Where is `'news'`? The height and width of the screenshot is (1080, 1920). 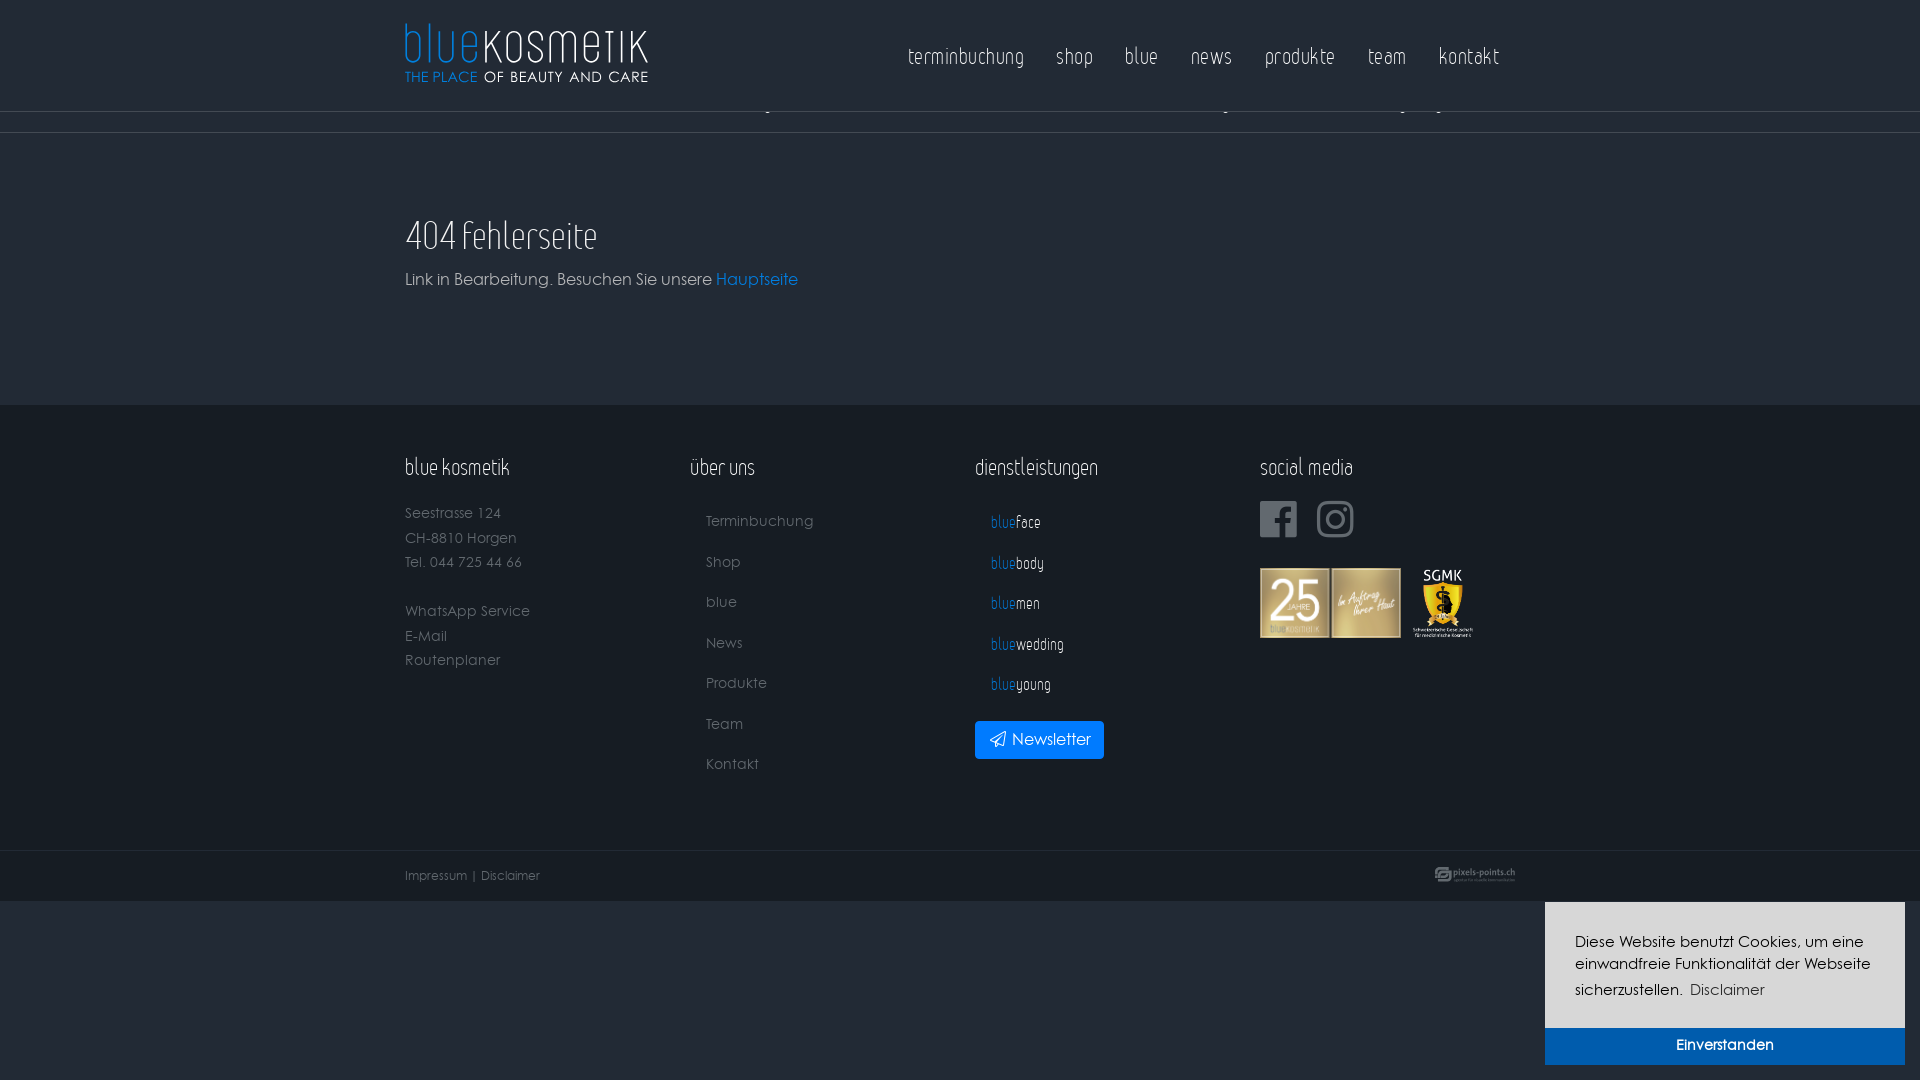
'news' is located at coordinates (1210, 55).